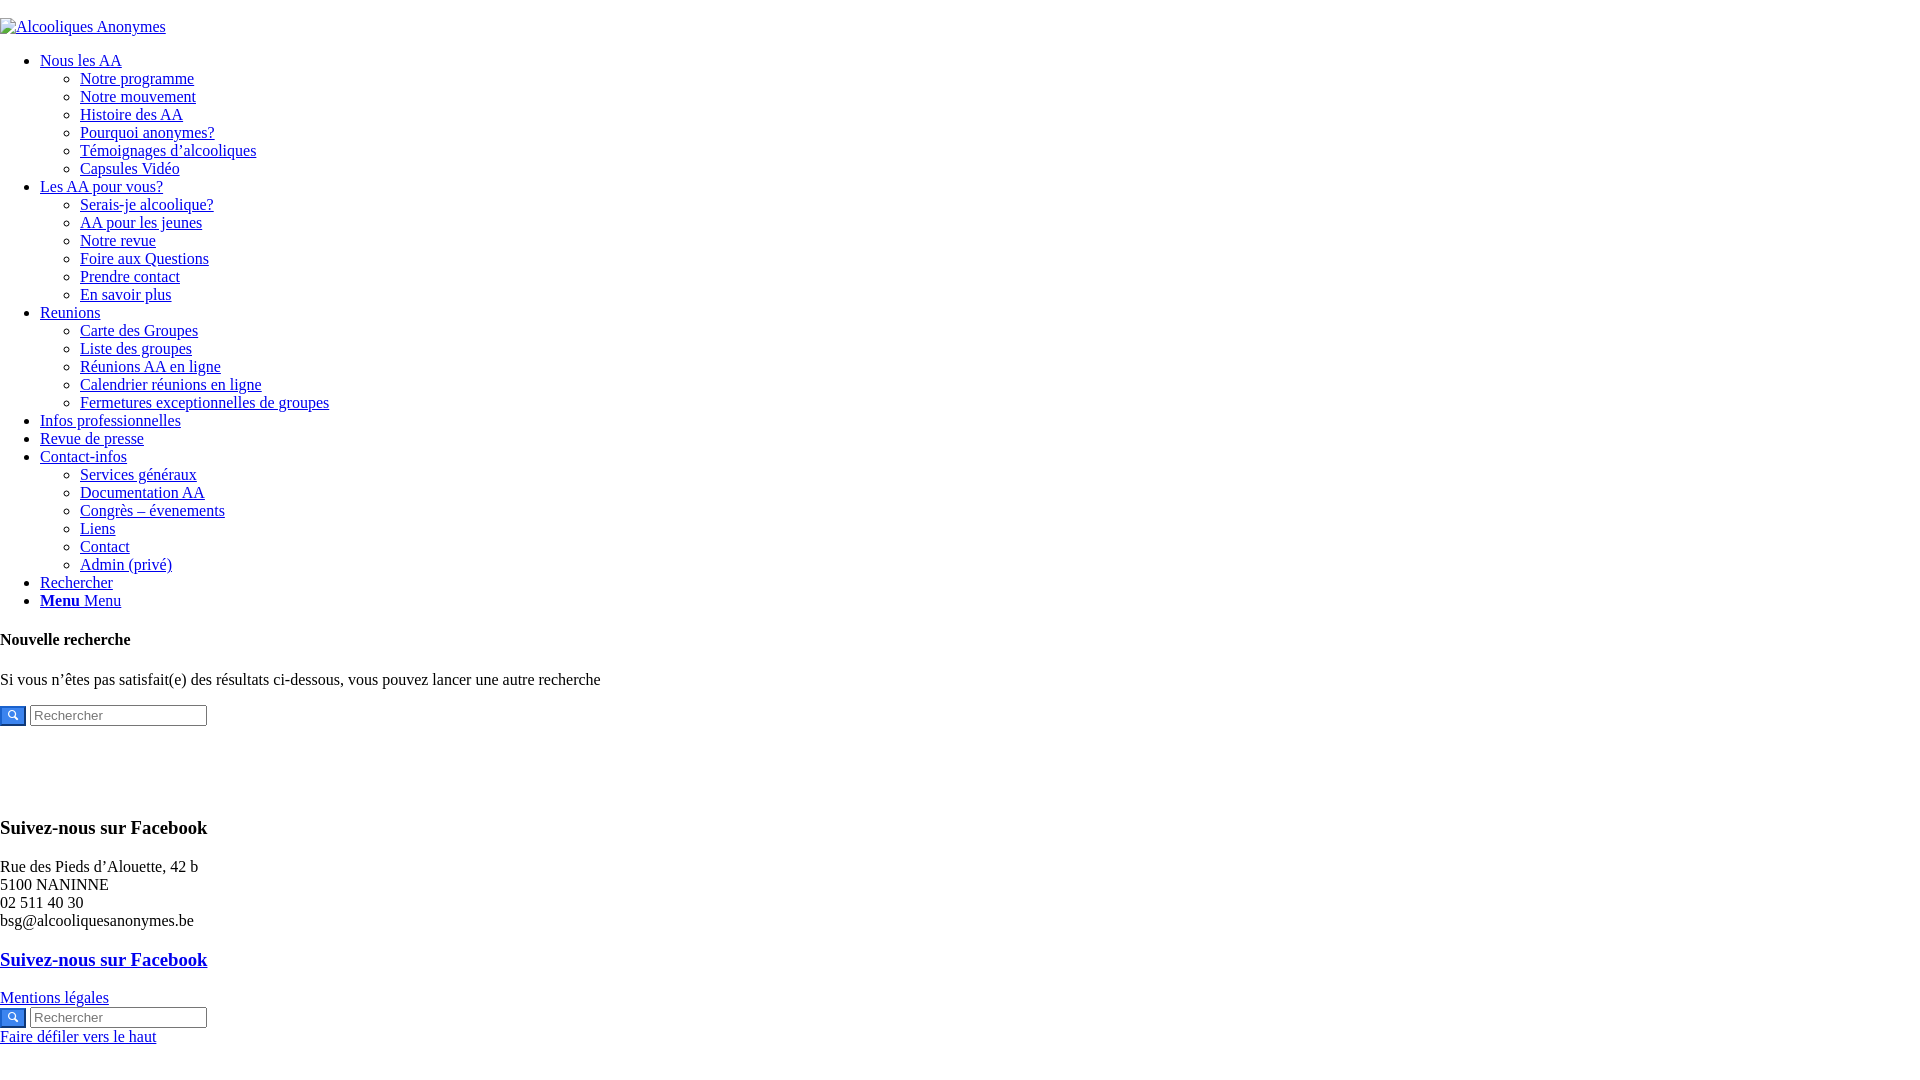 This screenshot has width=1920, height=1080. What do you see at coordinates (141, 492) in the screenshot?
I see `'Documentation AA'` at bounding box center [141, 492].